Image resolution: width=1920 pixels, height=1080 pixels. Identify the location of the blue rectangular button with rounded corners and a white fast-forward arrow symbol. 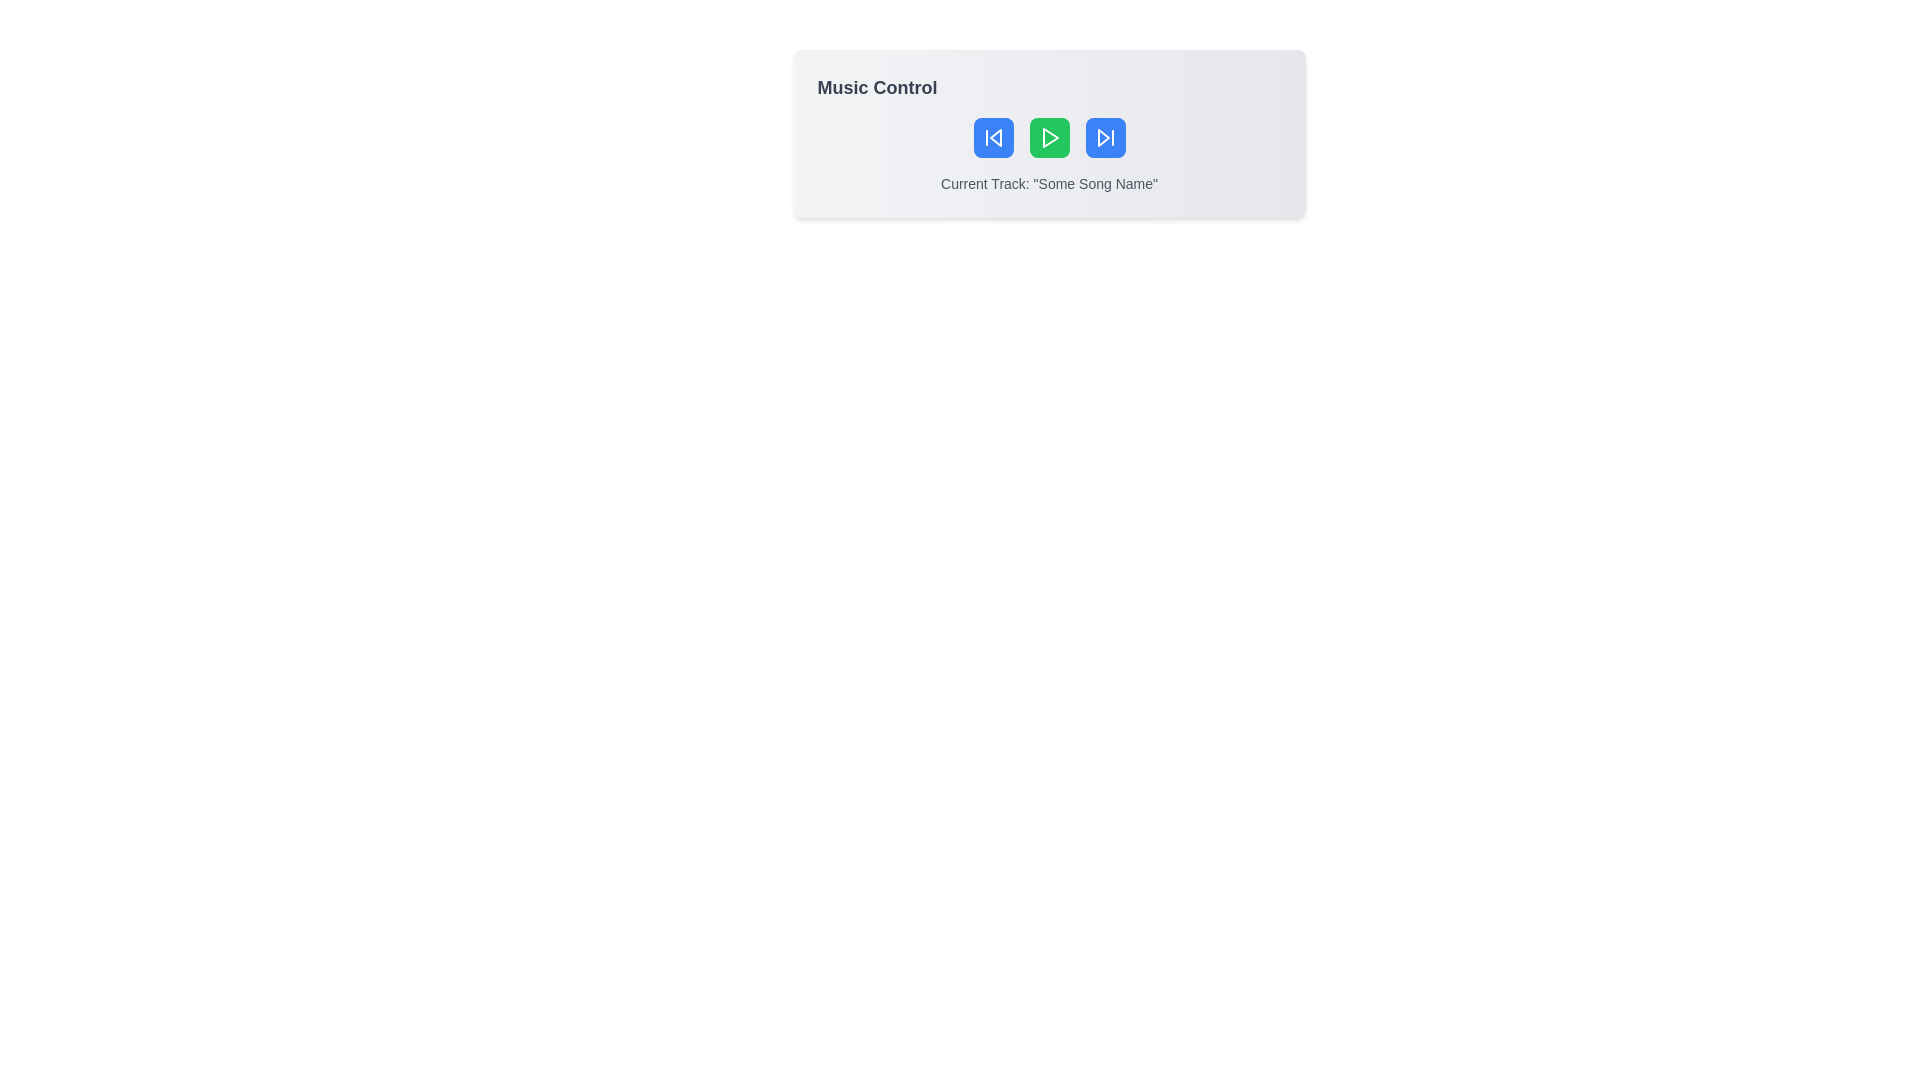
(1104, 137).